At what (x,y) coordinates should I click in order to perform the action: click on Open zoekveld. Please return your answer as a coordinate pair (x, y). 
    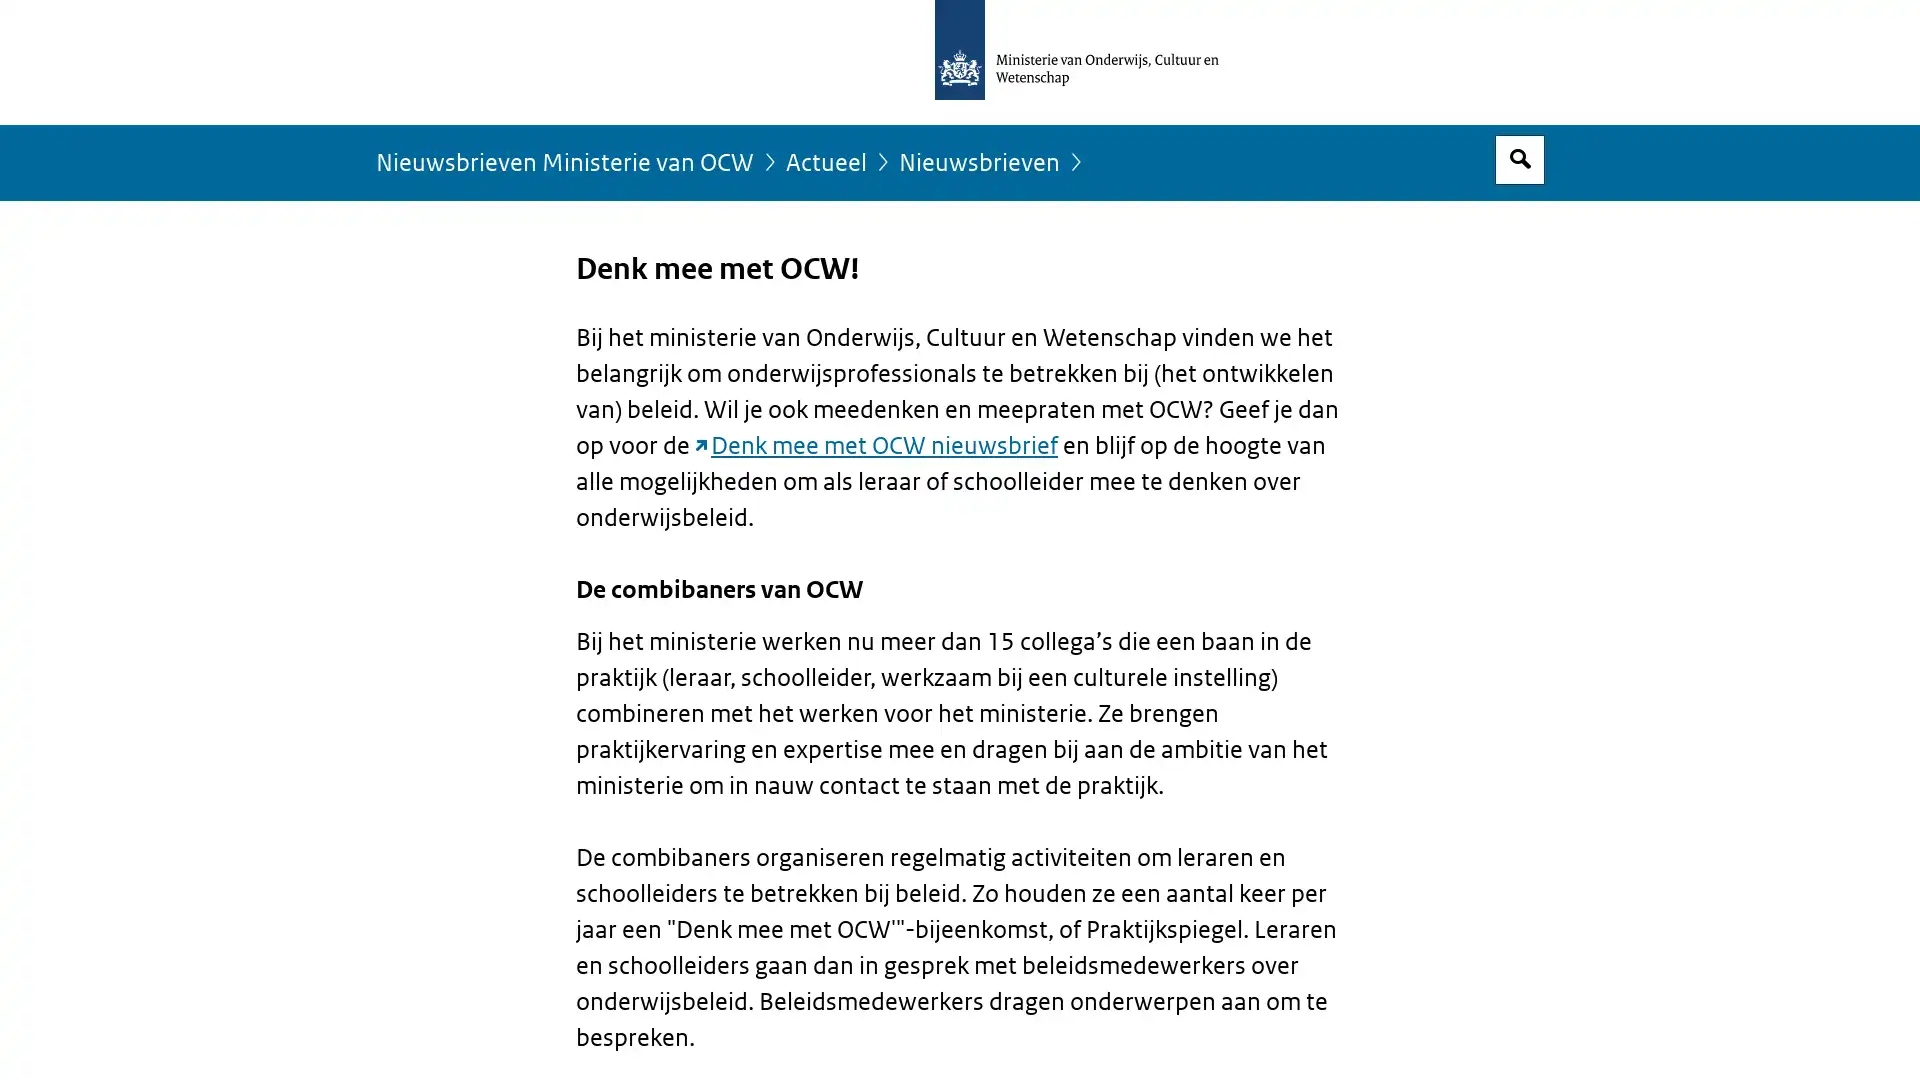
    Looking at the image, I should click on (1520, 158).